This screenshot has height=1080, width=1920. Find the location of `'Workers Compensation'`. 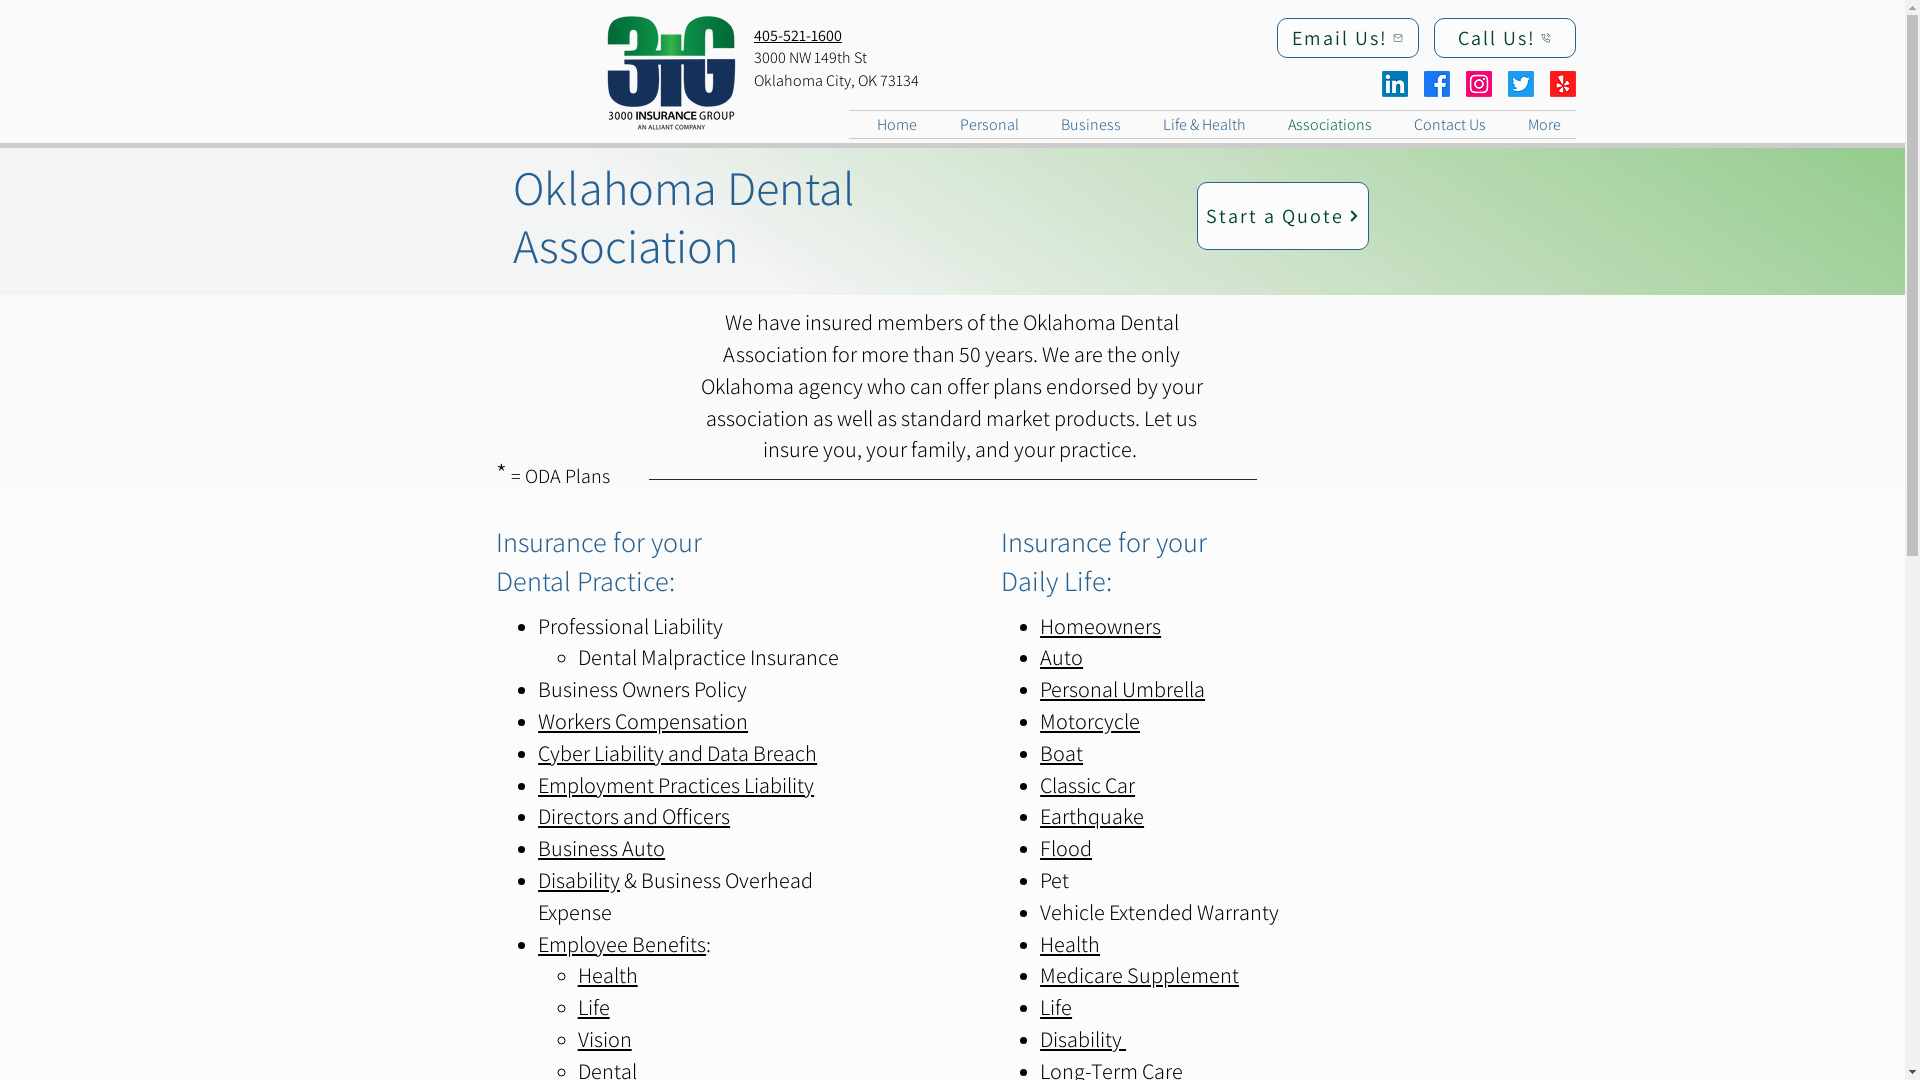

'Workers Compensation' is located at coordinates (643, 721).